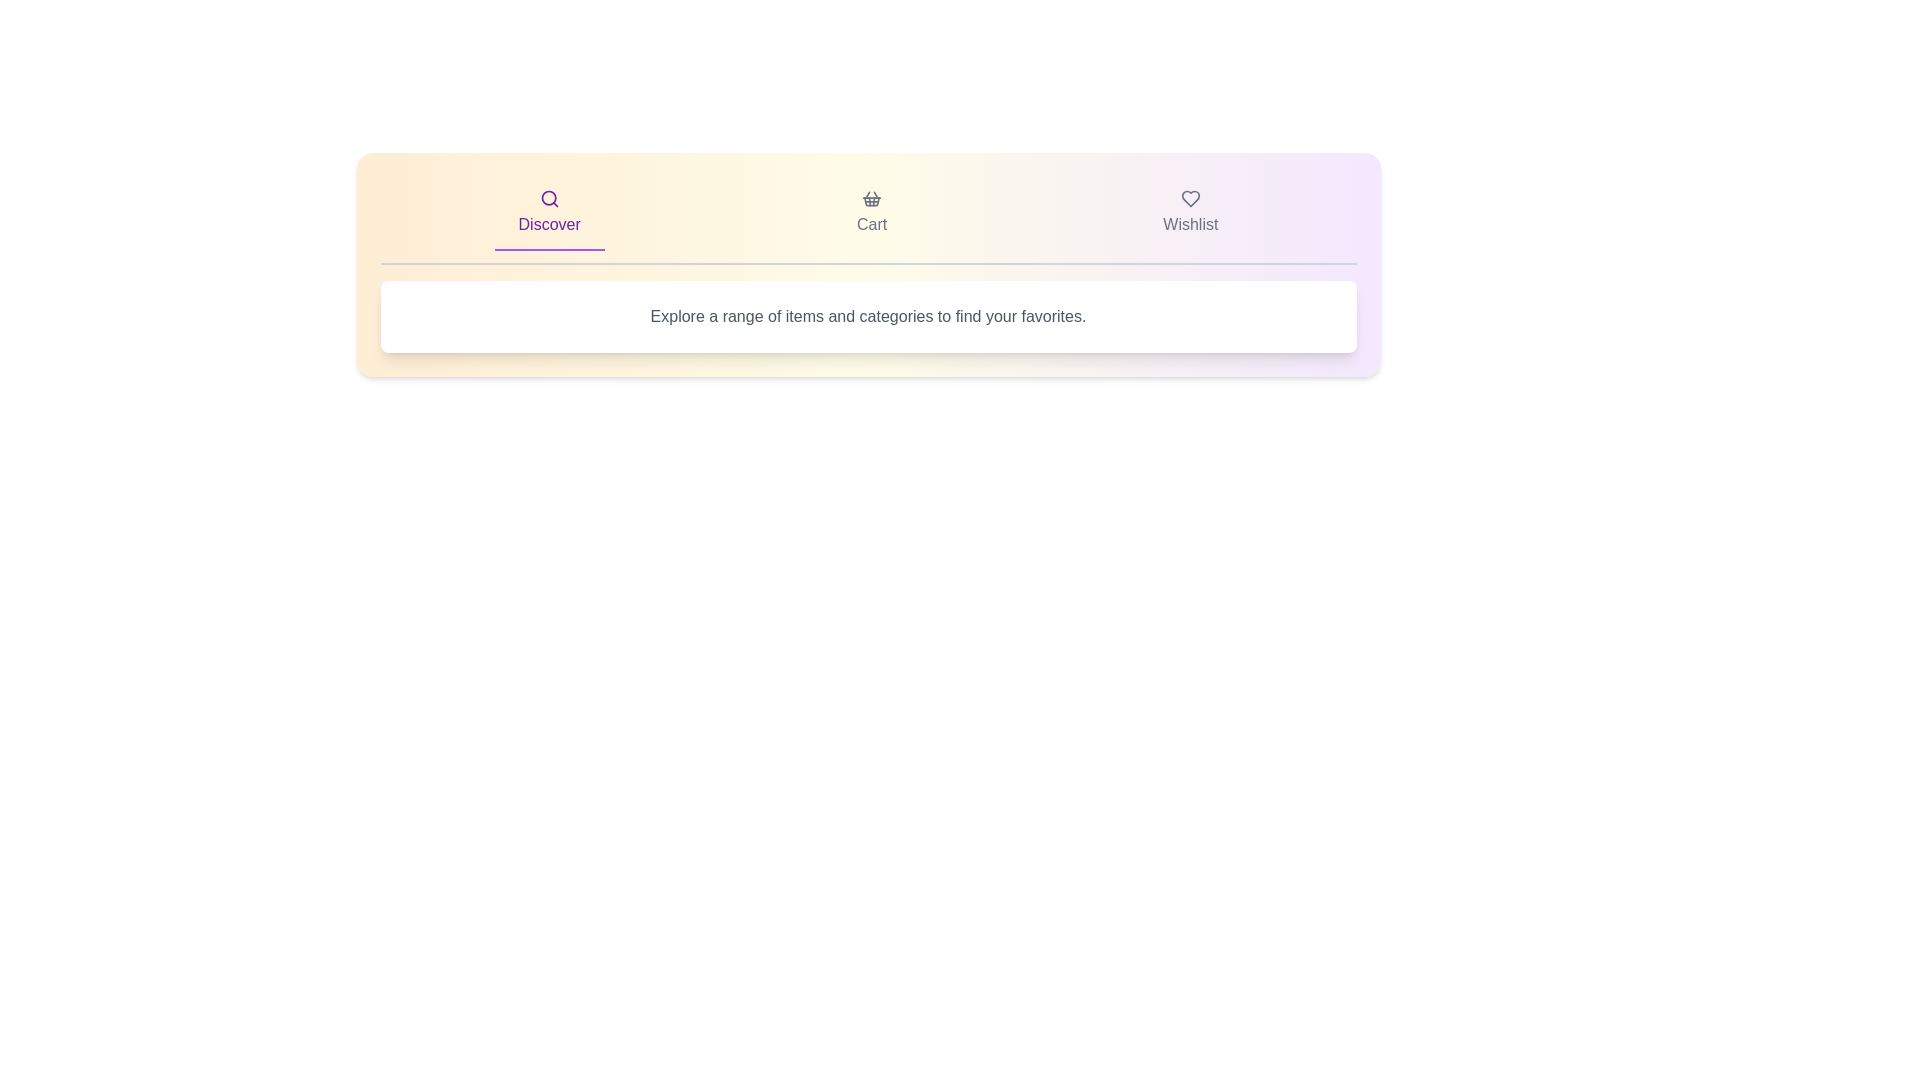 The width and height of the screenshot is (1920, 1080). What do you see at coordinates (1190, 213) in the screenshot?
I see `the Wishlist tab by clicking on its button` at bounding box center [1190, 213].